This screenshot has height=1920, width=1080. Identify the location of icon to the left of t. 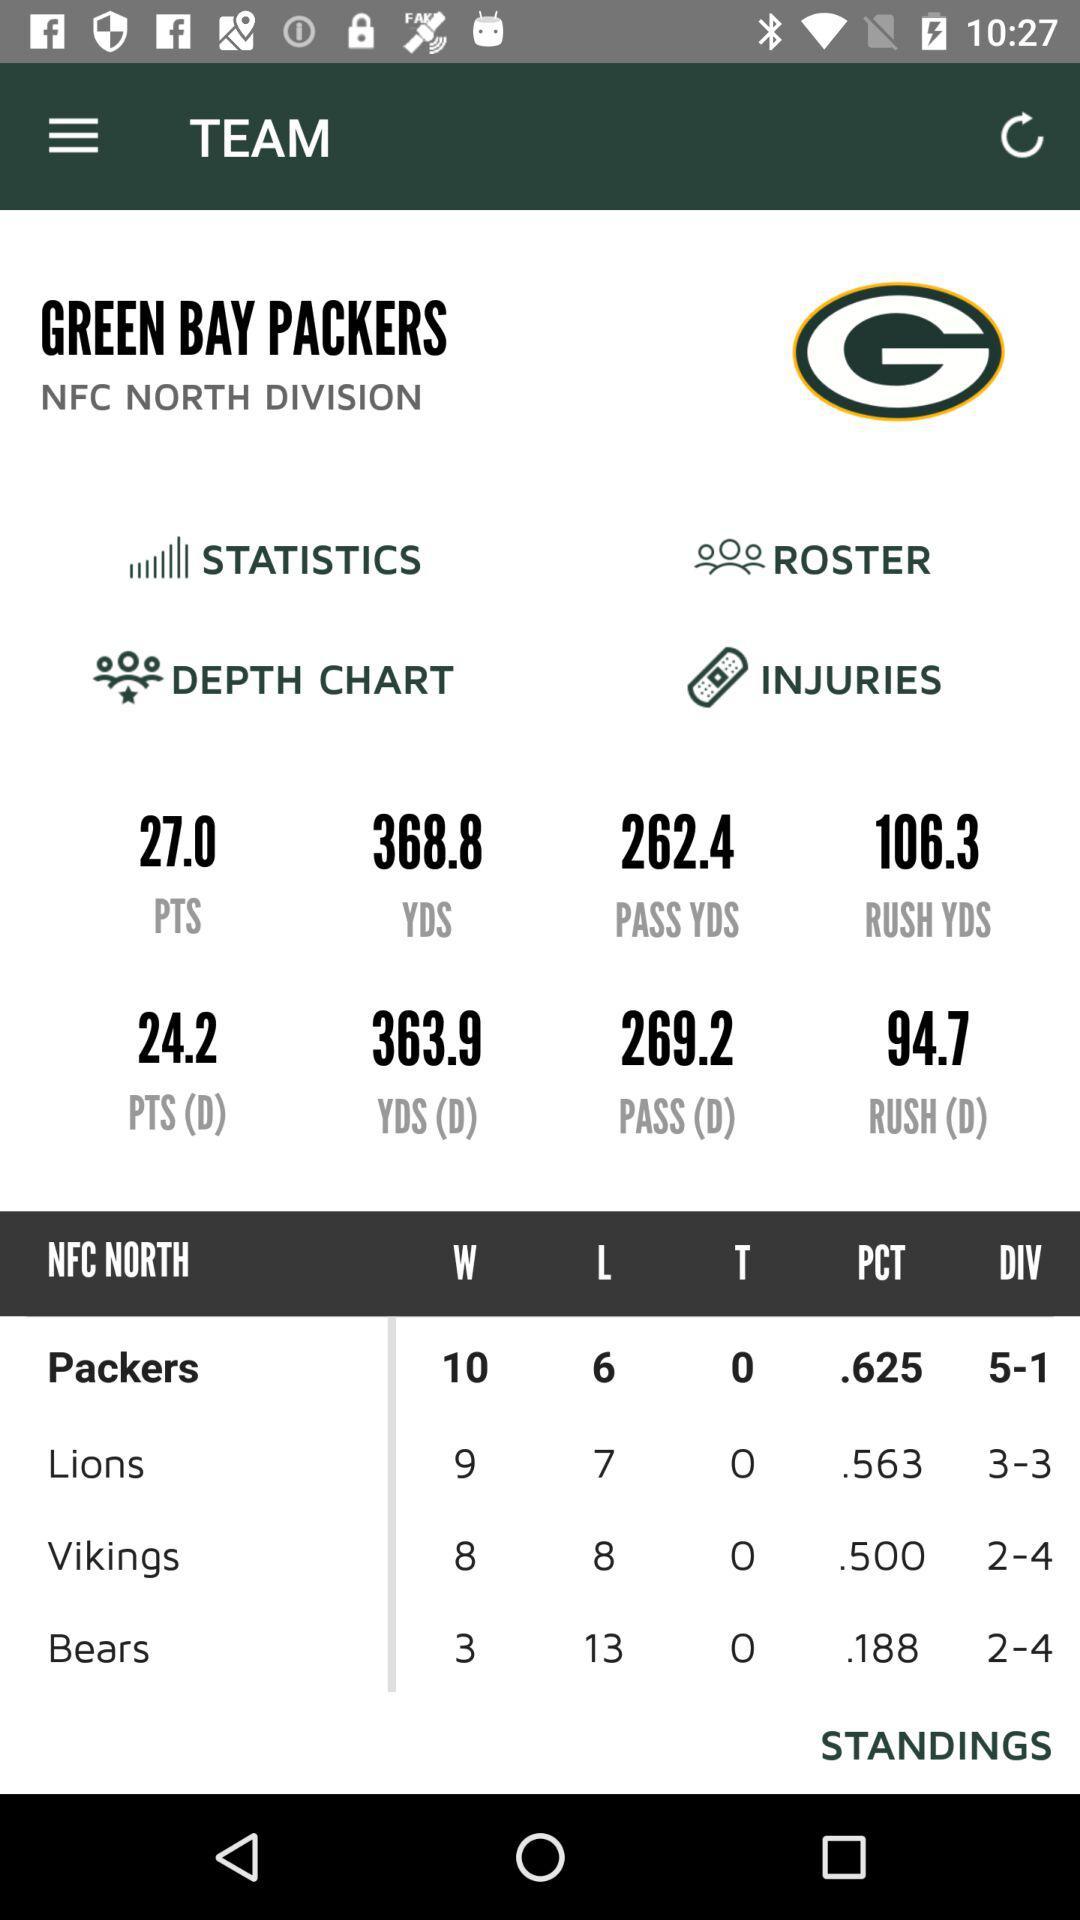
(603, 1262).